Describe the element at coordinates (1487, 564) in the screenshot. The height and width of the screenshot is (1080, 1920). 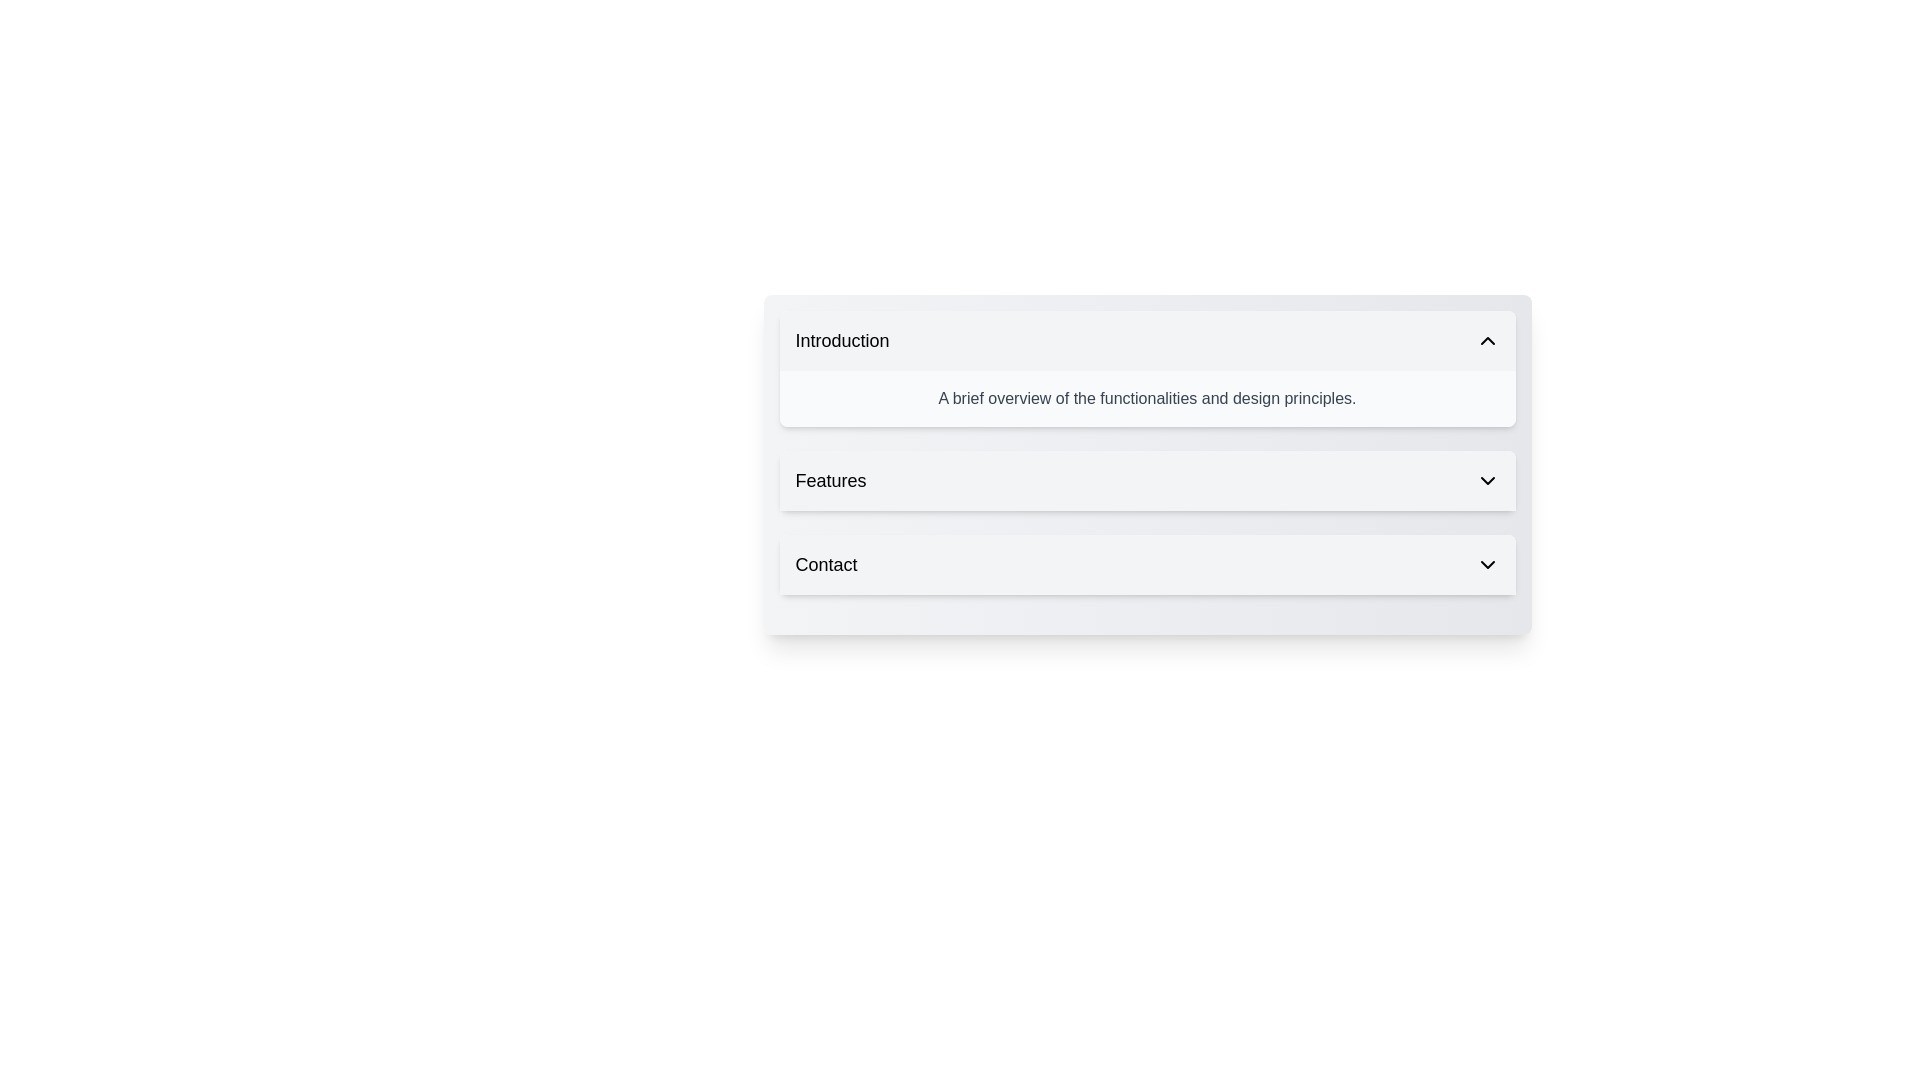
I see `the expansion icon located at the far-right end of the 'Contact' section header` at that location.